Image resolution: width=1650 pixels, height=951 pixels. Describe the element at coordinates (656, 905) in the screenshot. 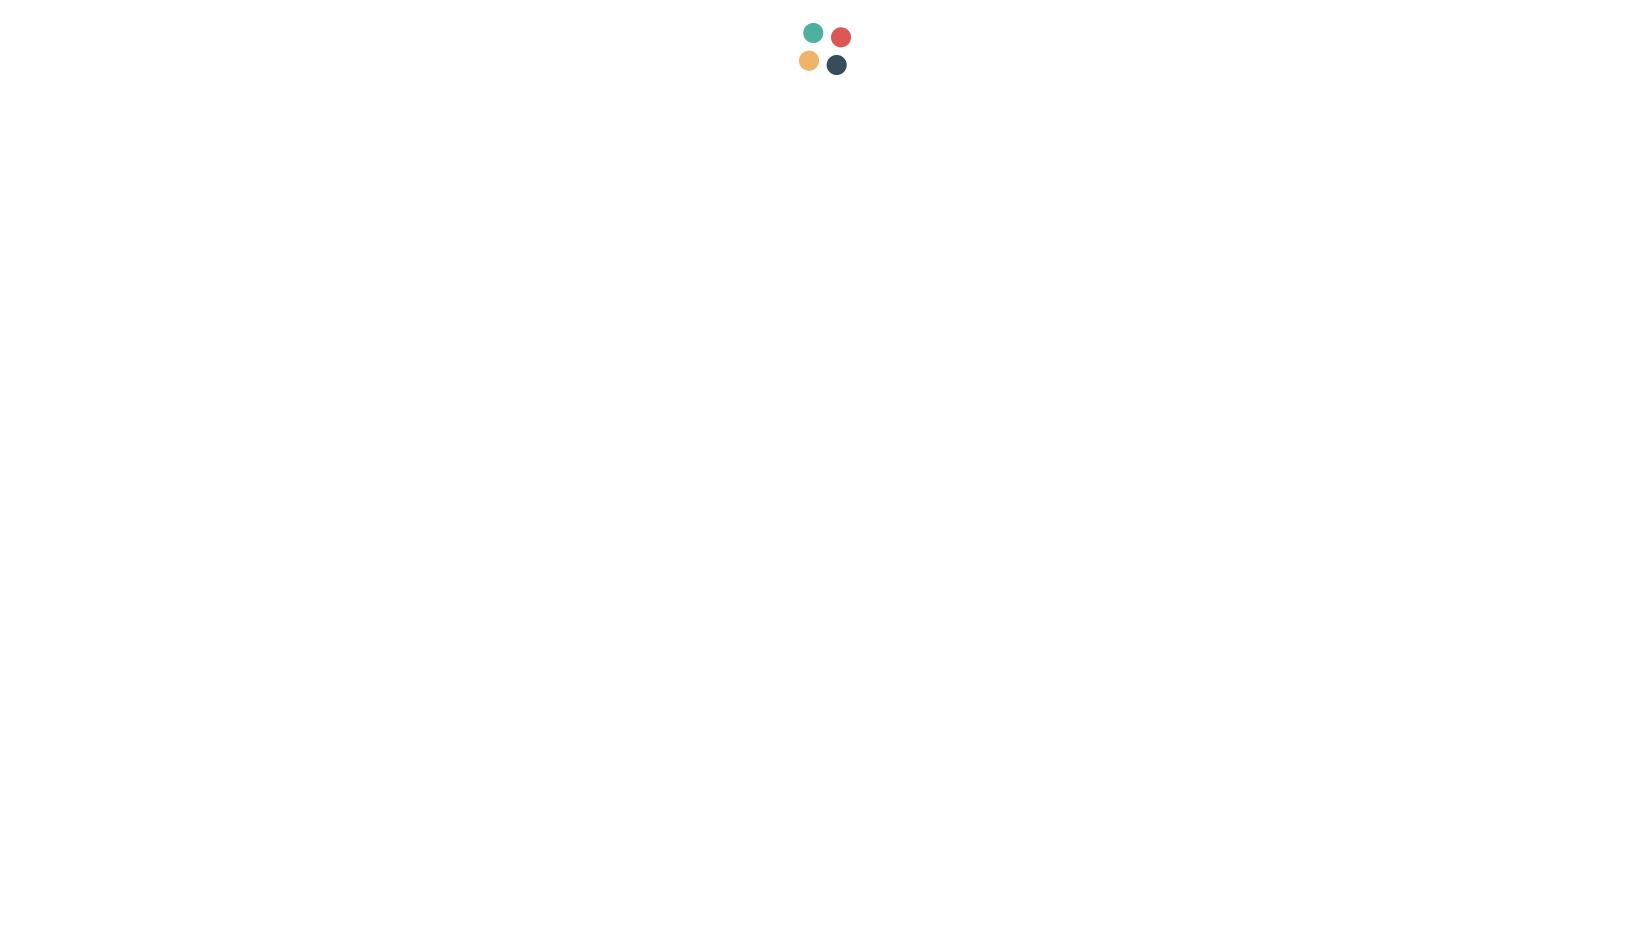

I see `'Questions and Answers, with prize draw to win an iPad Mini'` at that location.